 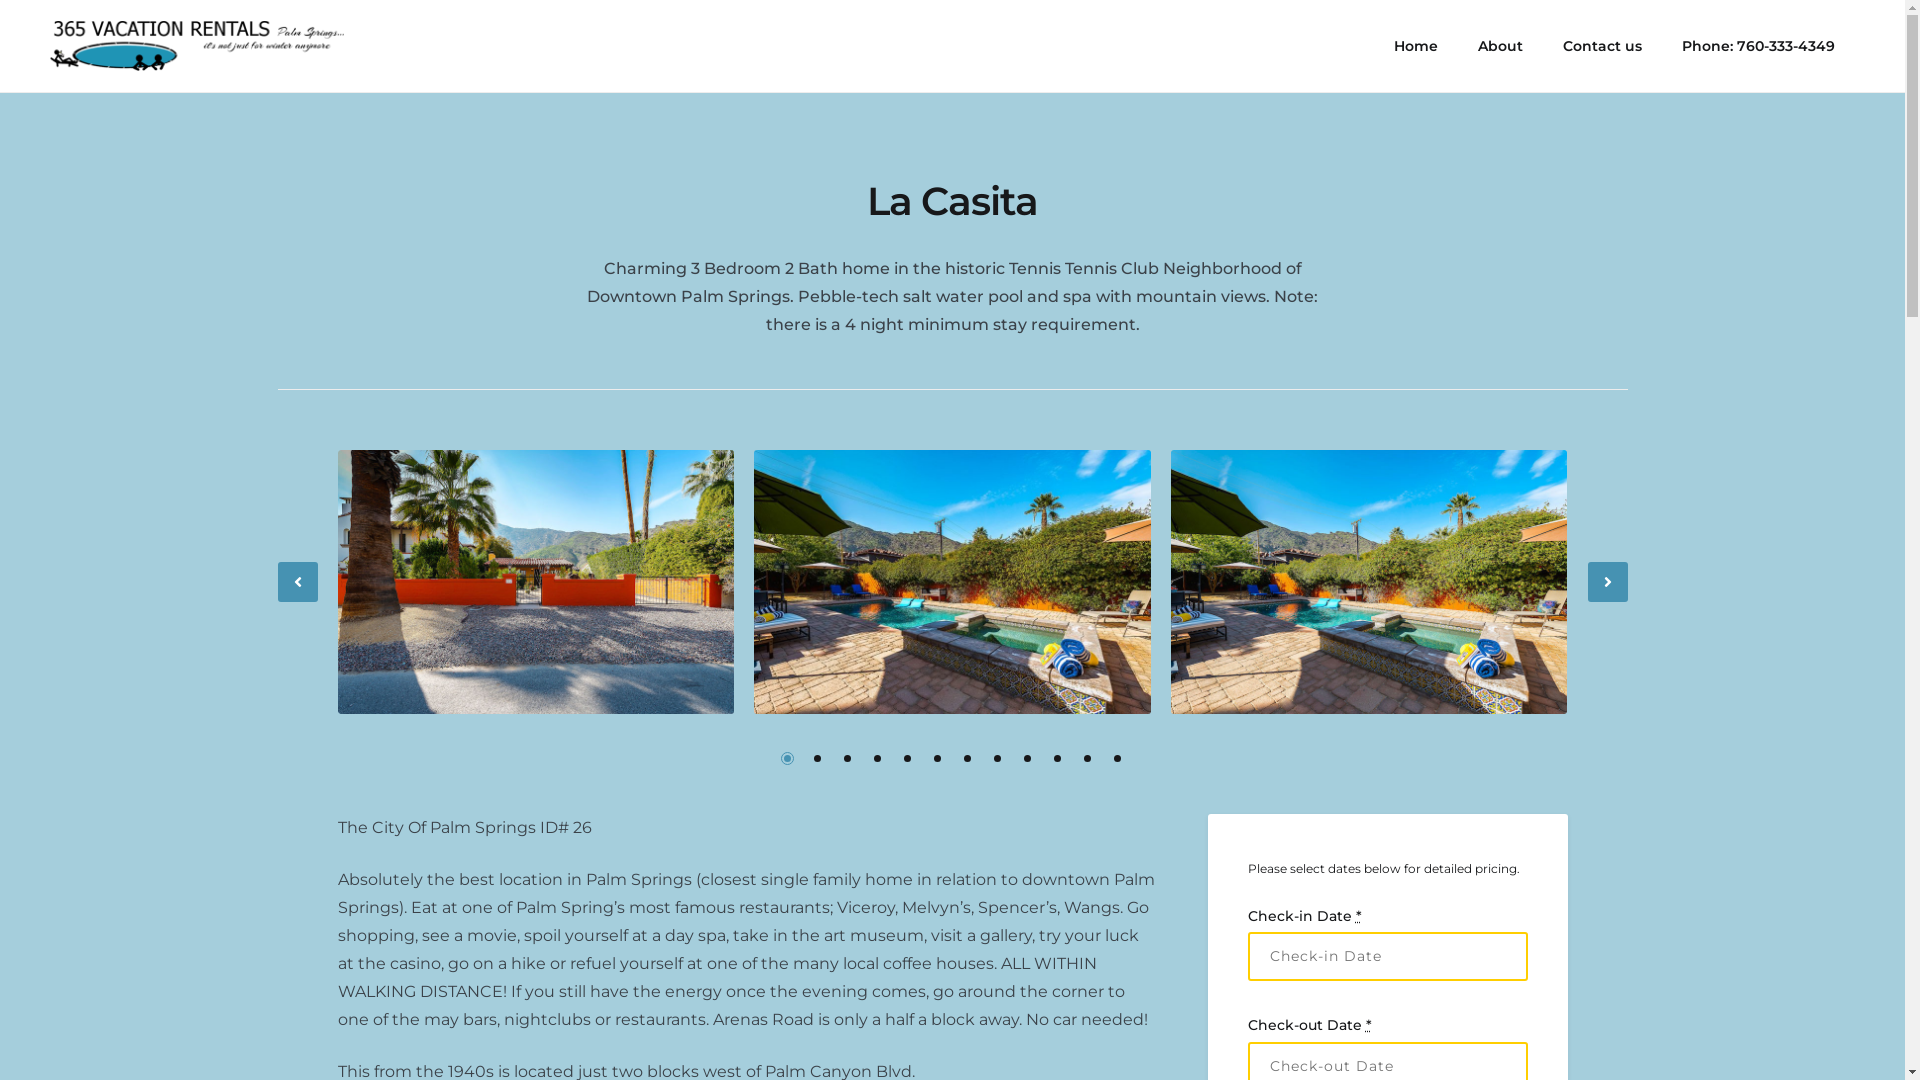 What do you see at coordinates (1608, 582) in the screenshot?
I see `'Next'` at bounding box center [1608, 582].